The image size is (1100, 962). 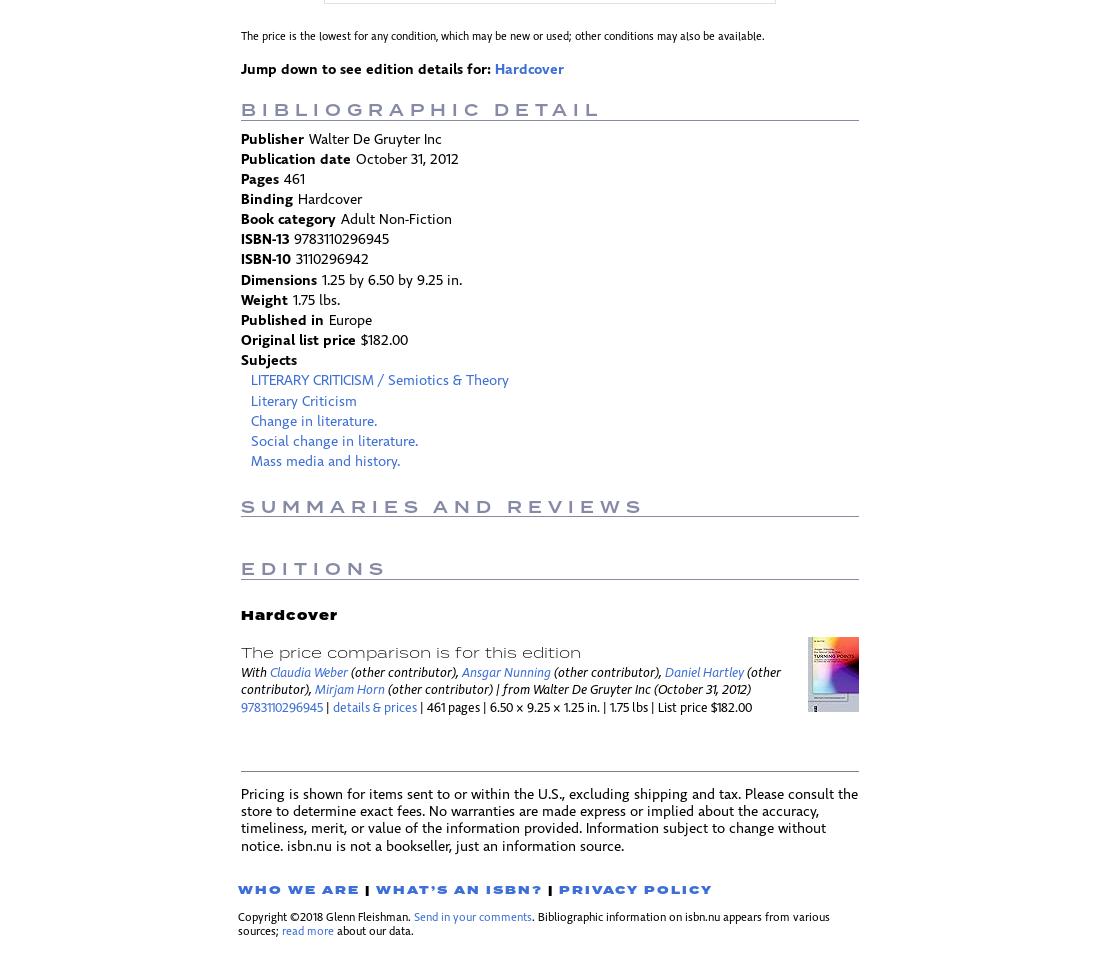 What do you see at coordinates (265, 260) in the screenshot?
I see `'ISBN-10'` at bounding box center [265, 260].